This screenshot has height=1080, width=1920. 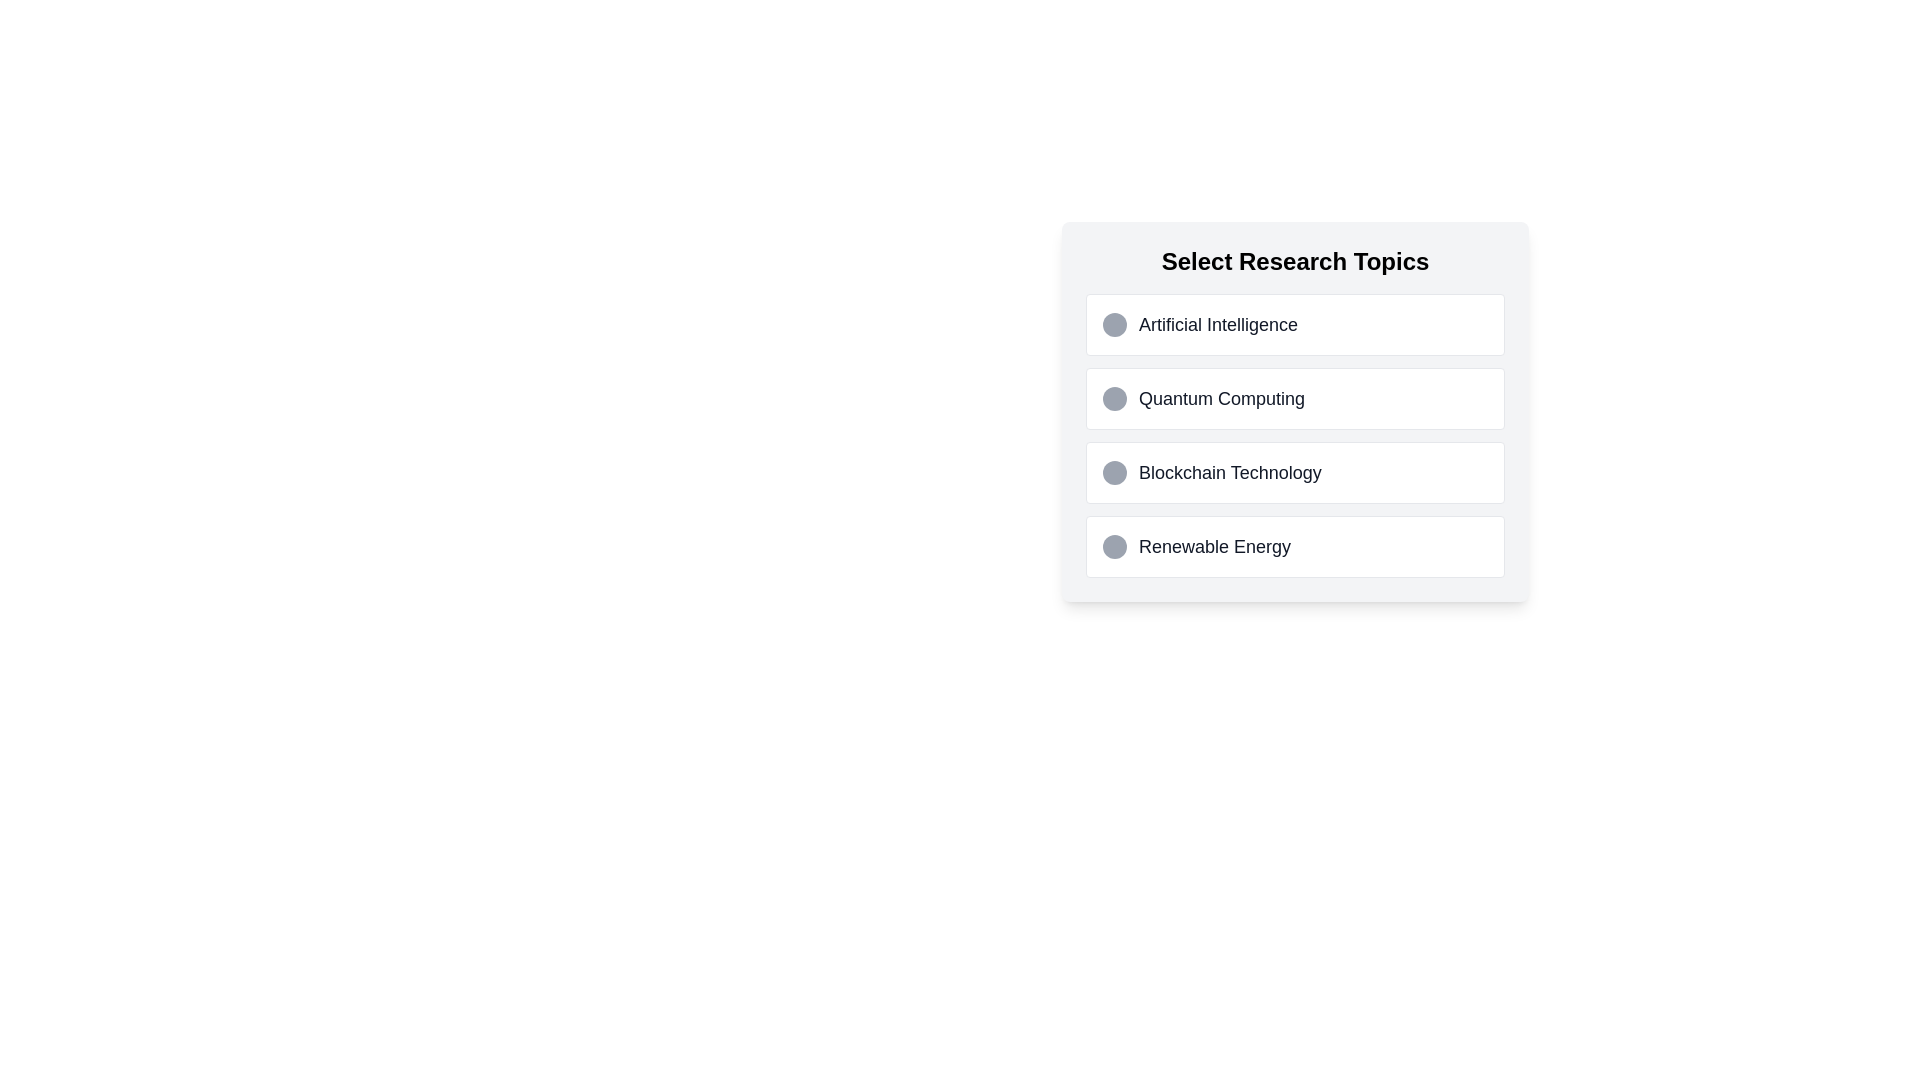 I want to click on the text label displaying 'Artificial Intelligence', which is part of the 'Select Research Topics' section and is styled with gray text color, so click(x=1217, y=323).